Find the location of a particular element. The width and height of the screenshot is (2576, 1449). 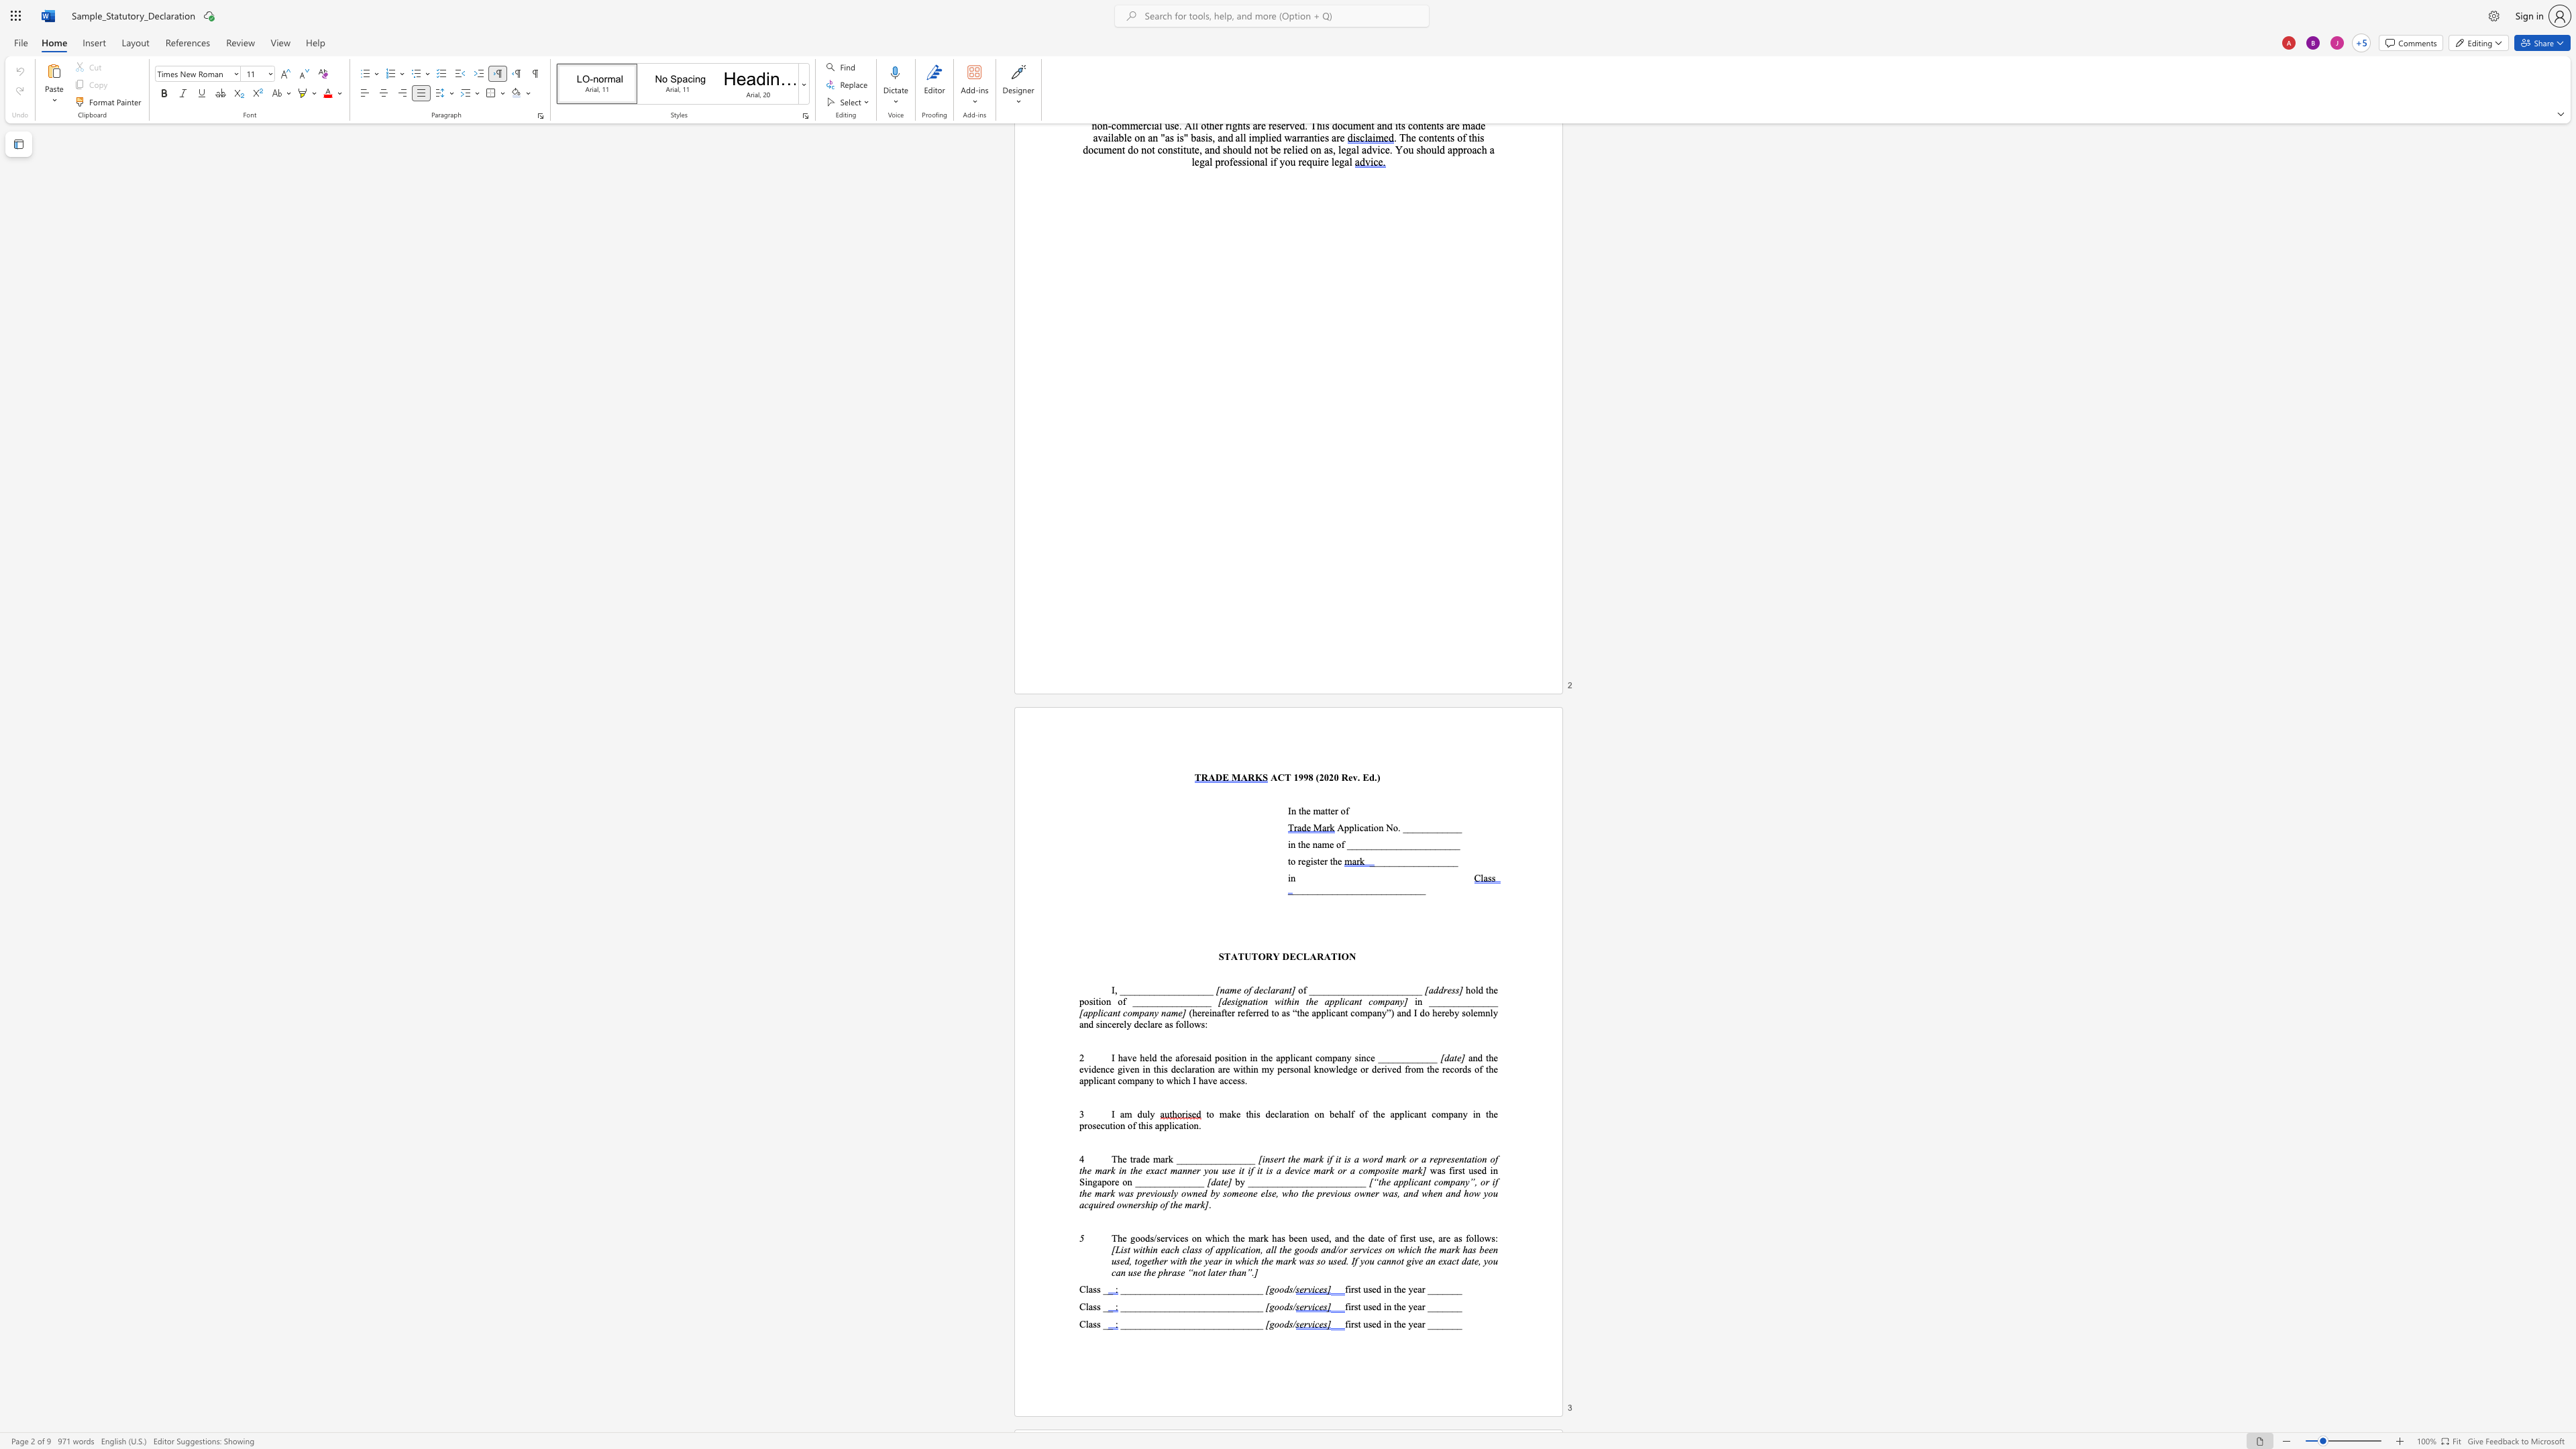

the 21th character "_" in the text is located at coordinates (1392, 890).